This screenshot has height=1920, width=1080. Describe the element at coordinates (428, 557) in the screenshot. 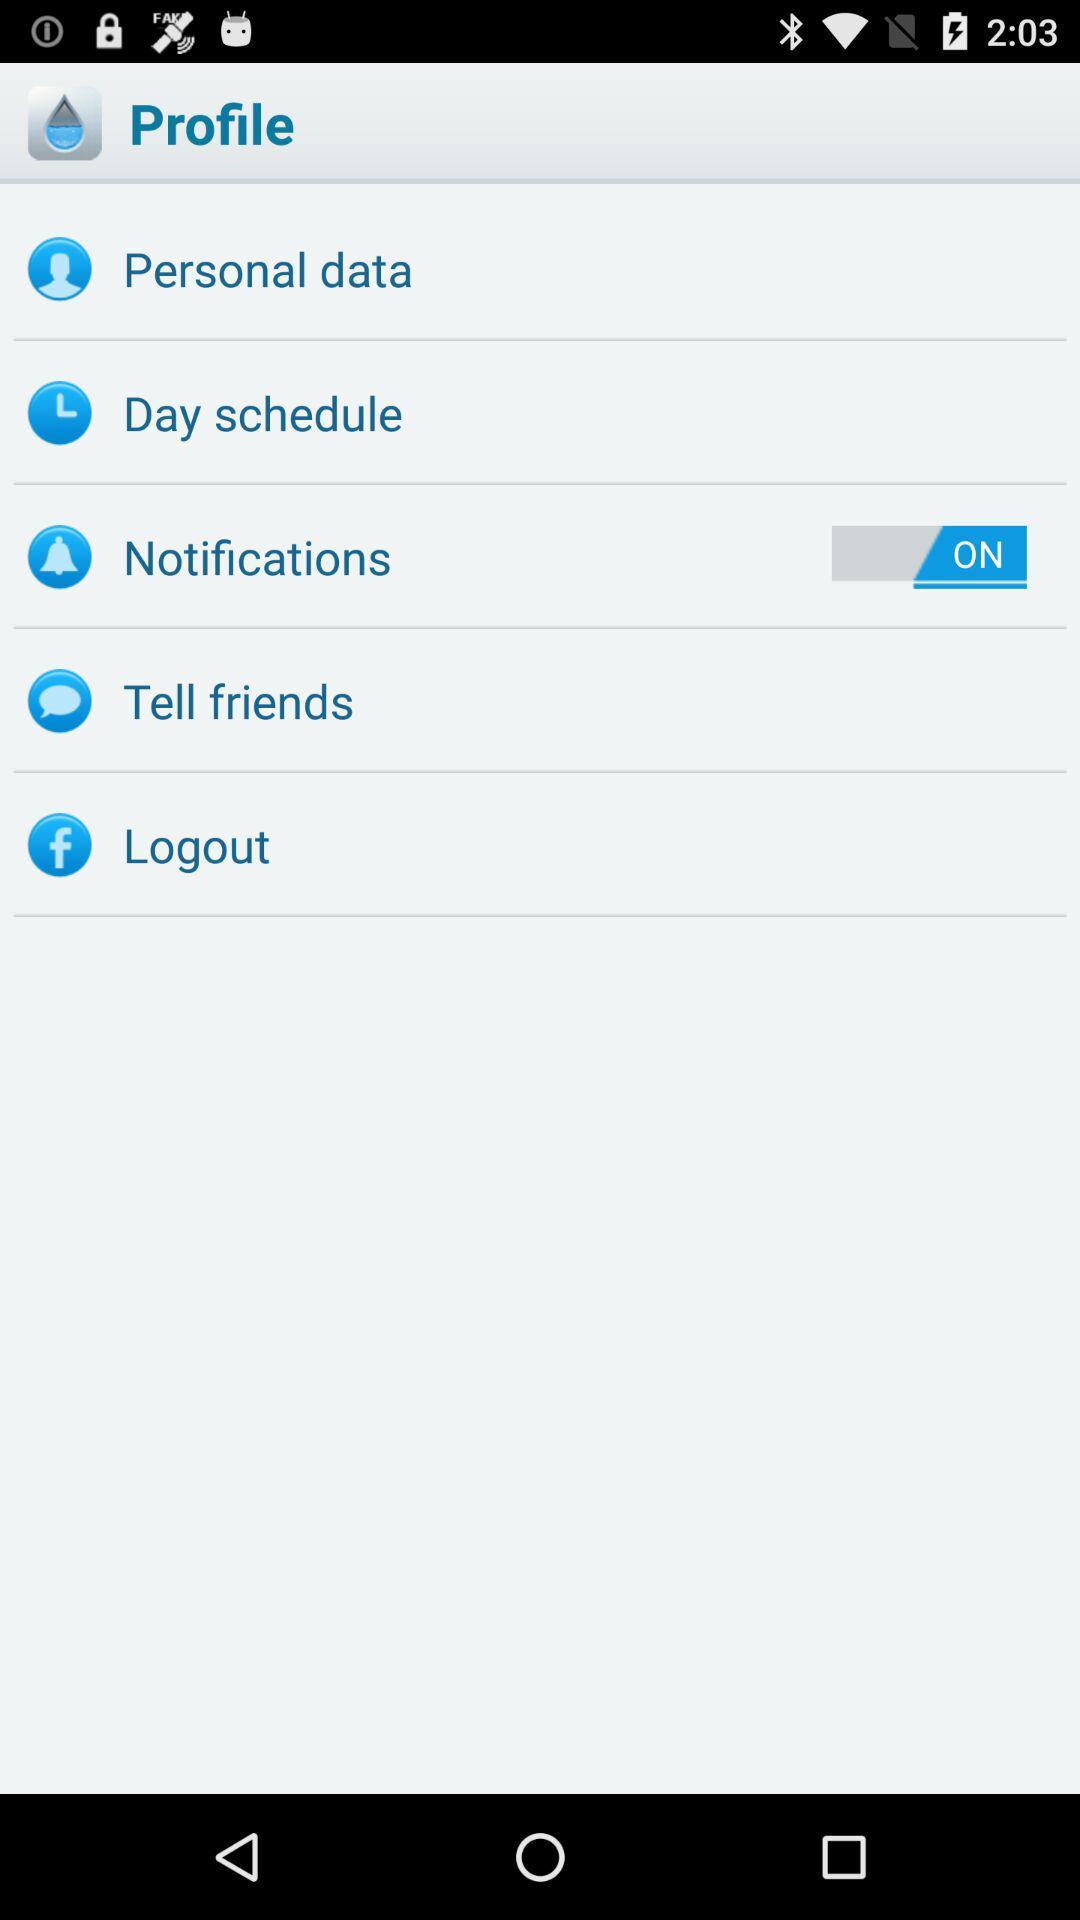

I see `icon to the left of the on` at that location.